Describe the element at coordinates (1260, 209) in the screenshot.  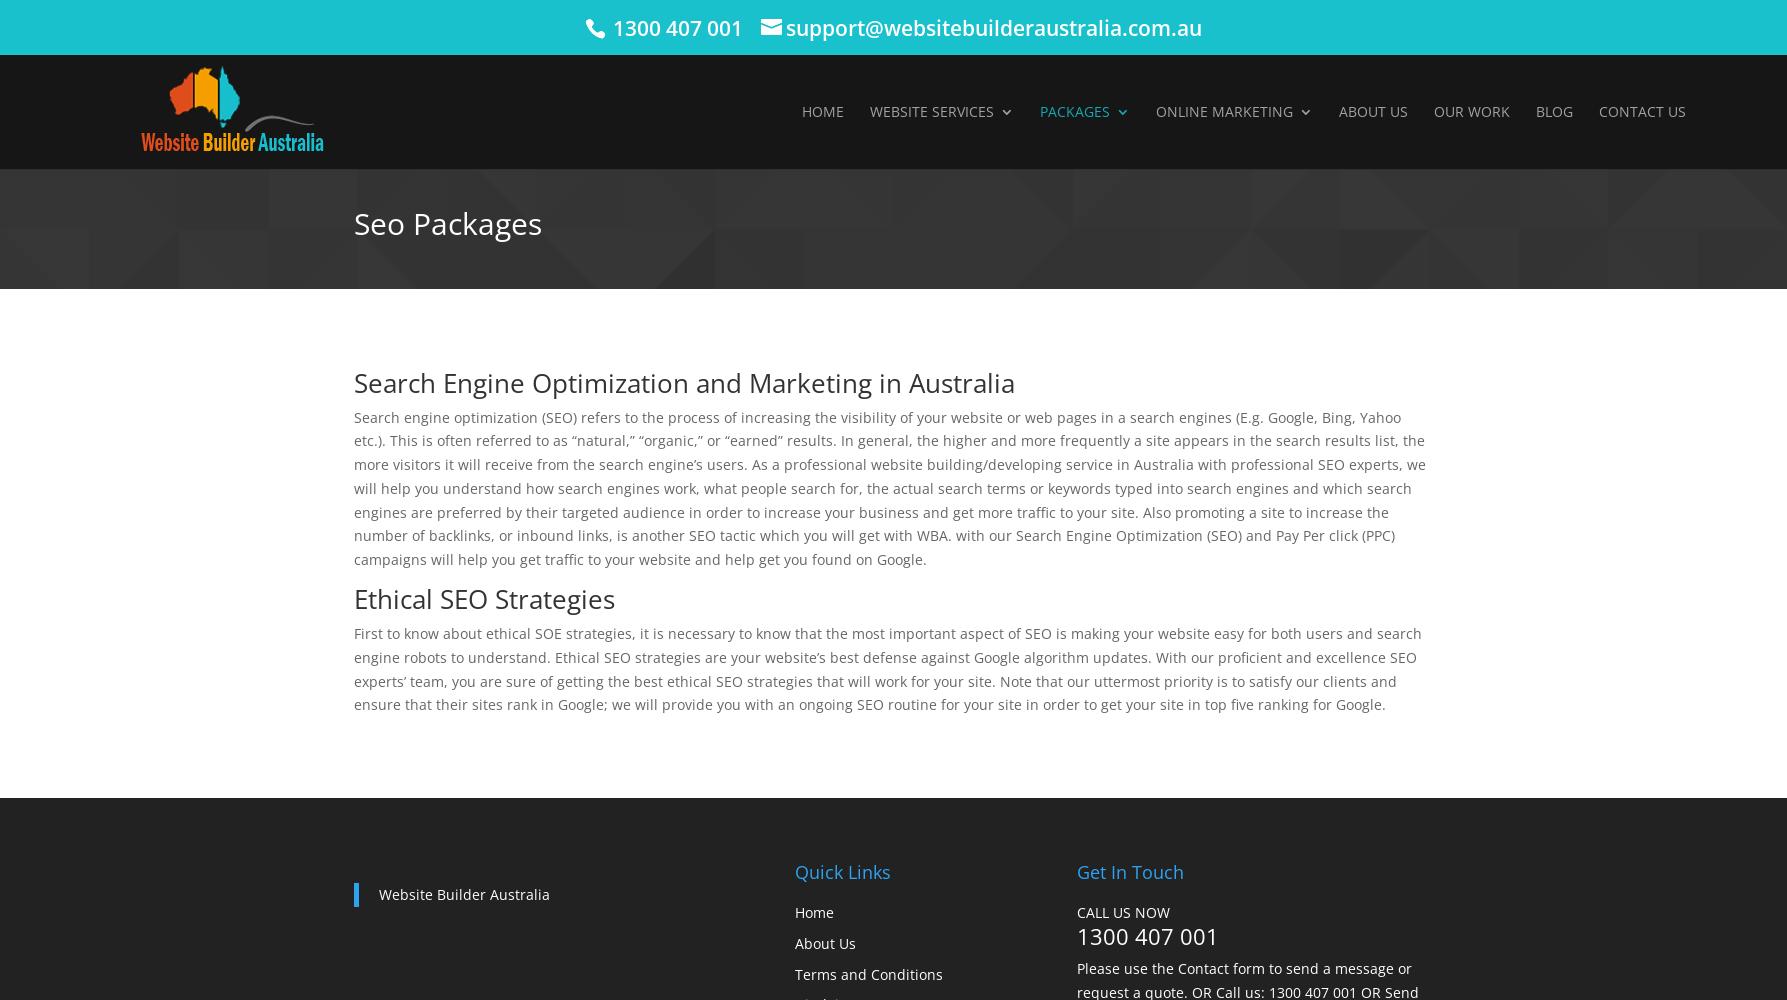
I see `'Pay Per Click (PPC)'` at that location.